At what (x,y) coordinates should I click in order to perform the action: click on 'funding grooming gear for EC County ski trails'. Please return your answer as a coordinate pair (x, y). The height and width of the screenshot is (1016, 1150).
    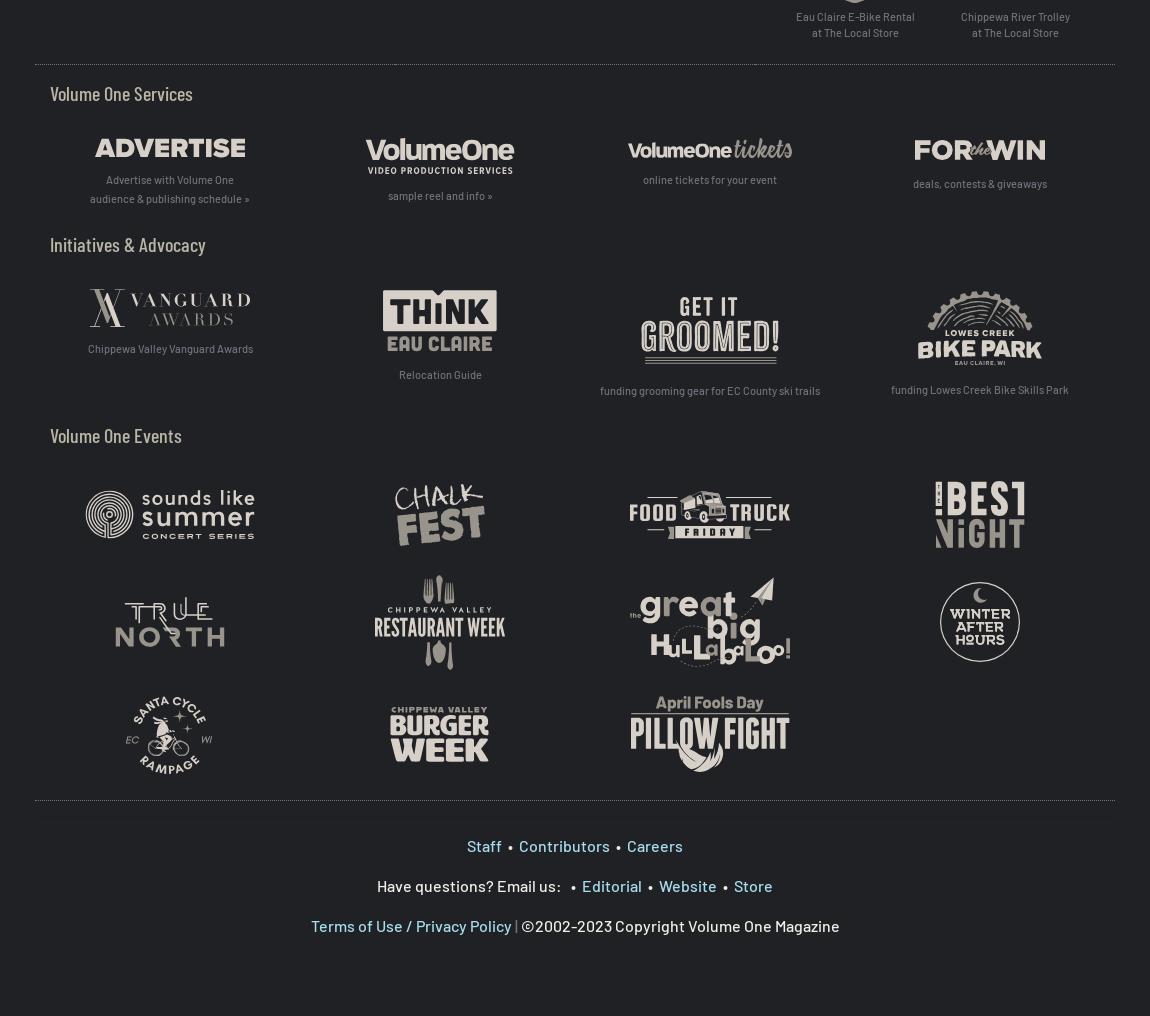
    Looking at the image, I should click on (709, 388).